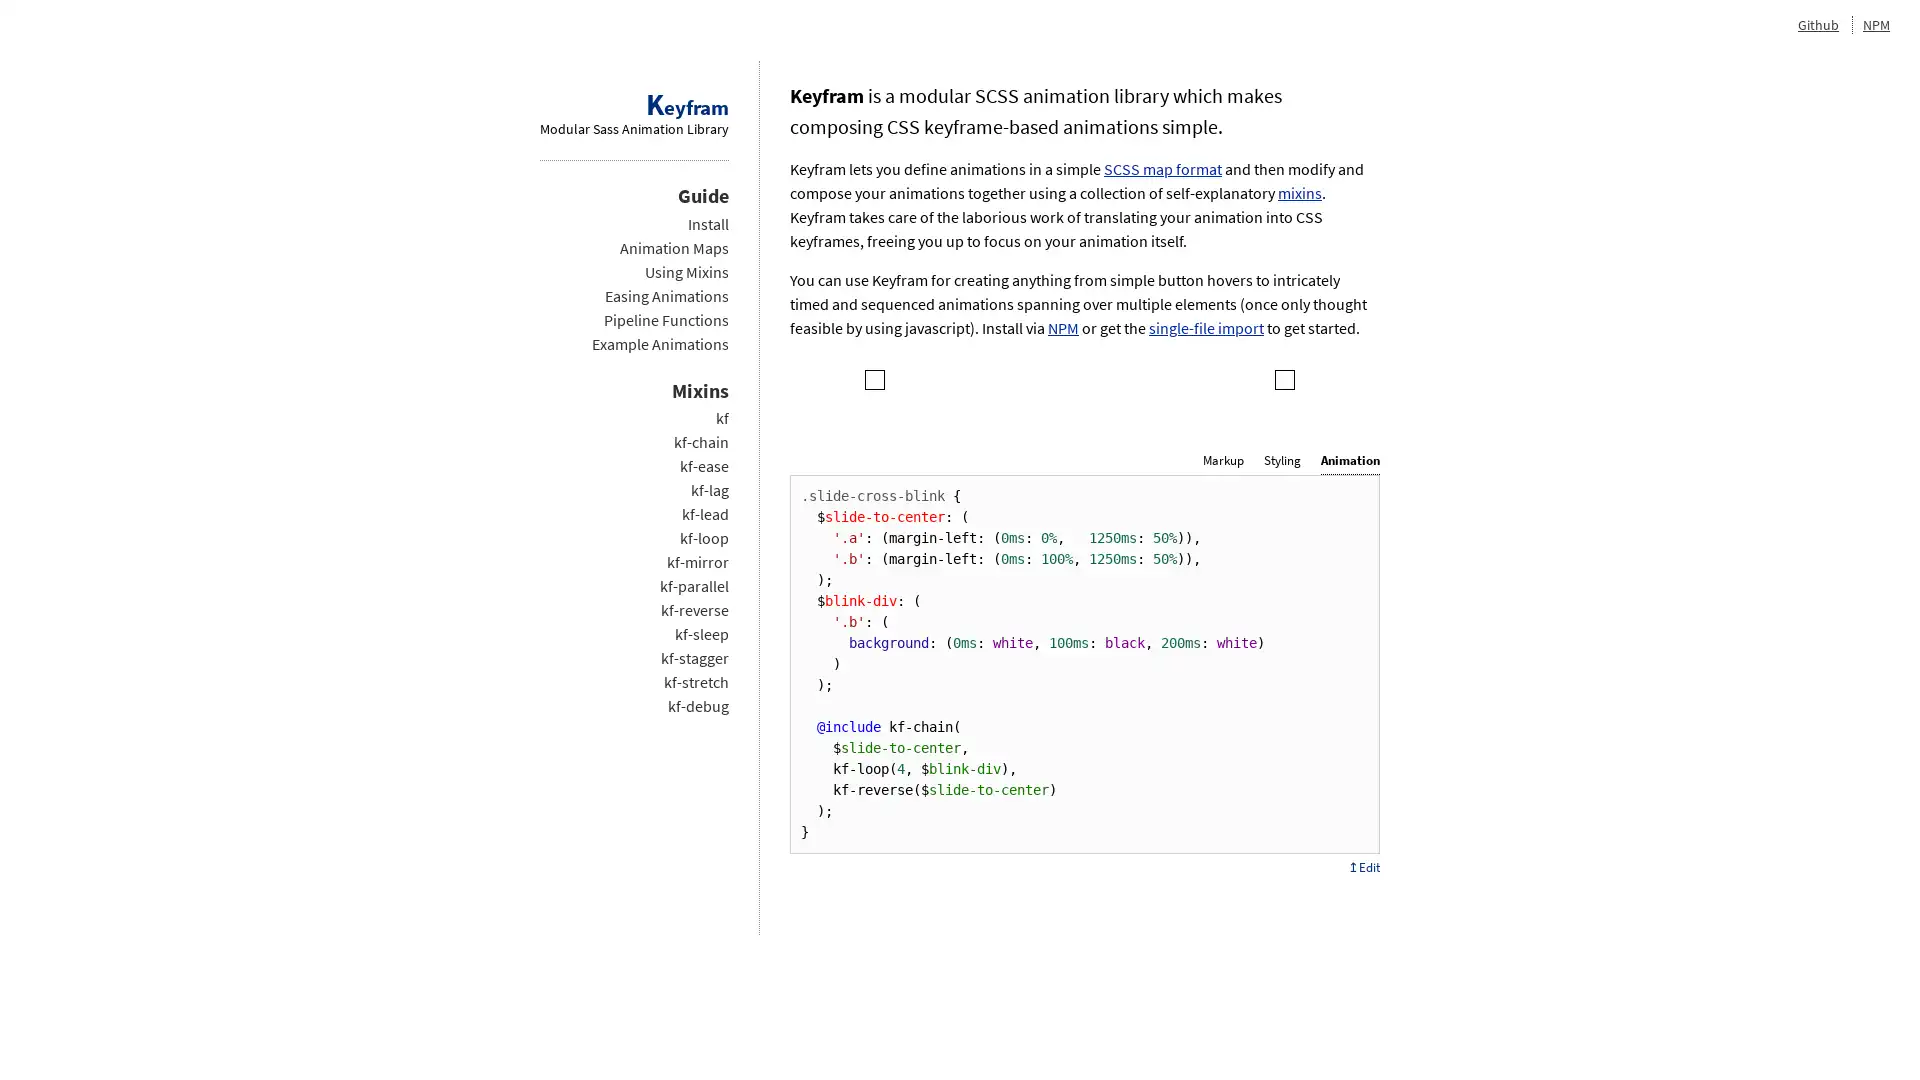 This screenshot has height=1080, width=1920. Describe the element at coordinates (1222, 460) in the screenshot. I see `Markup` at that location.